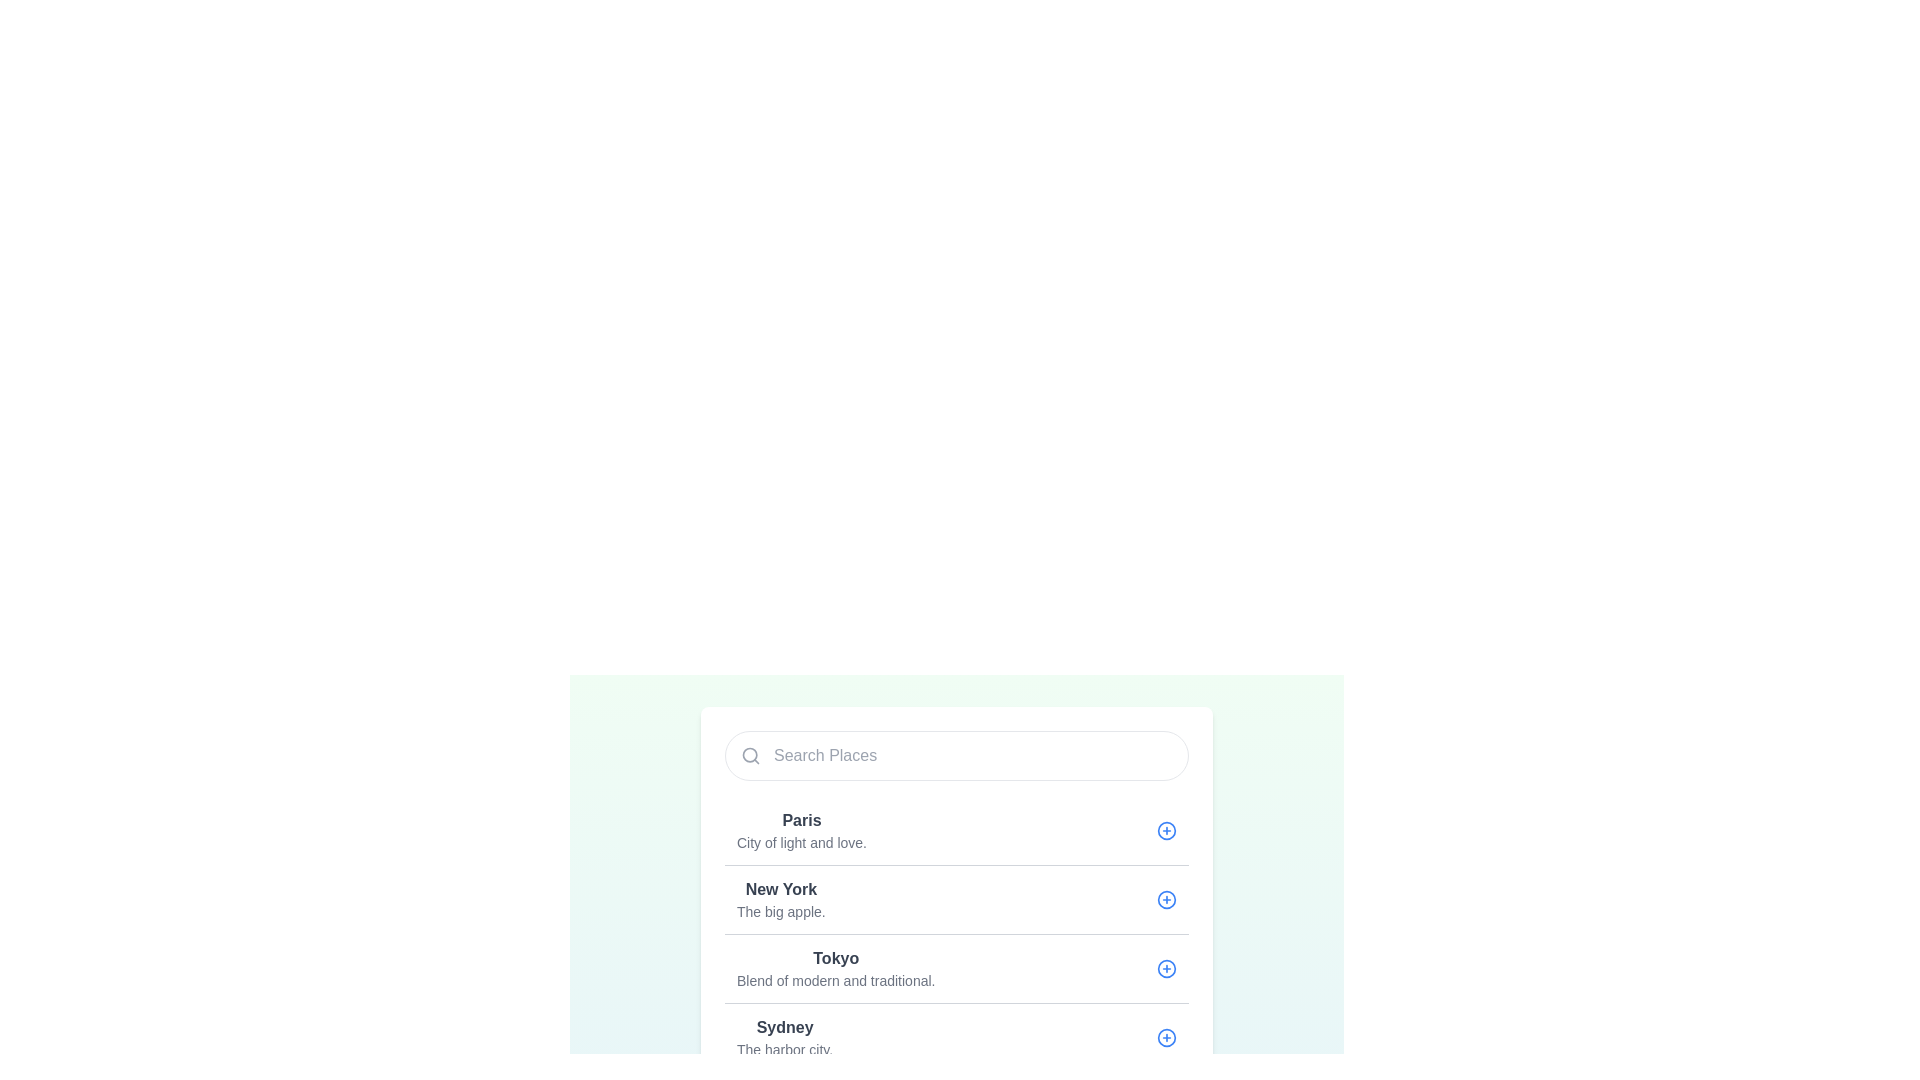 This screenshot has width=1920, height=1080. Describe the element at coordinates (780, 889) in the screenshot. I see `the text label displaying 'New York', which is styled in bold and dark gray, located at the top of the second list entry` at that location.